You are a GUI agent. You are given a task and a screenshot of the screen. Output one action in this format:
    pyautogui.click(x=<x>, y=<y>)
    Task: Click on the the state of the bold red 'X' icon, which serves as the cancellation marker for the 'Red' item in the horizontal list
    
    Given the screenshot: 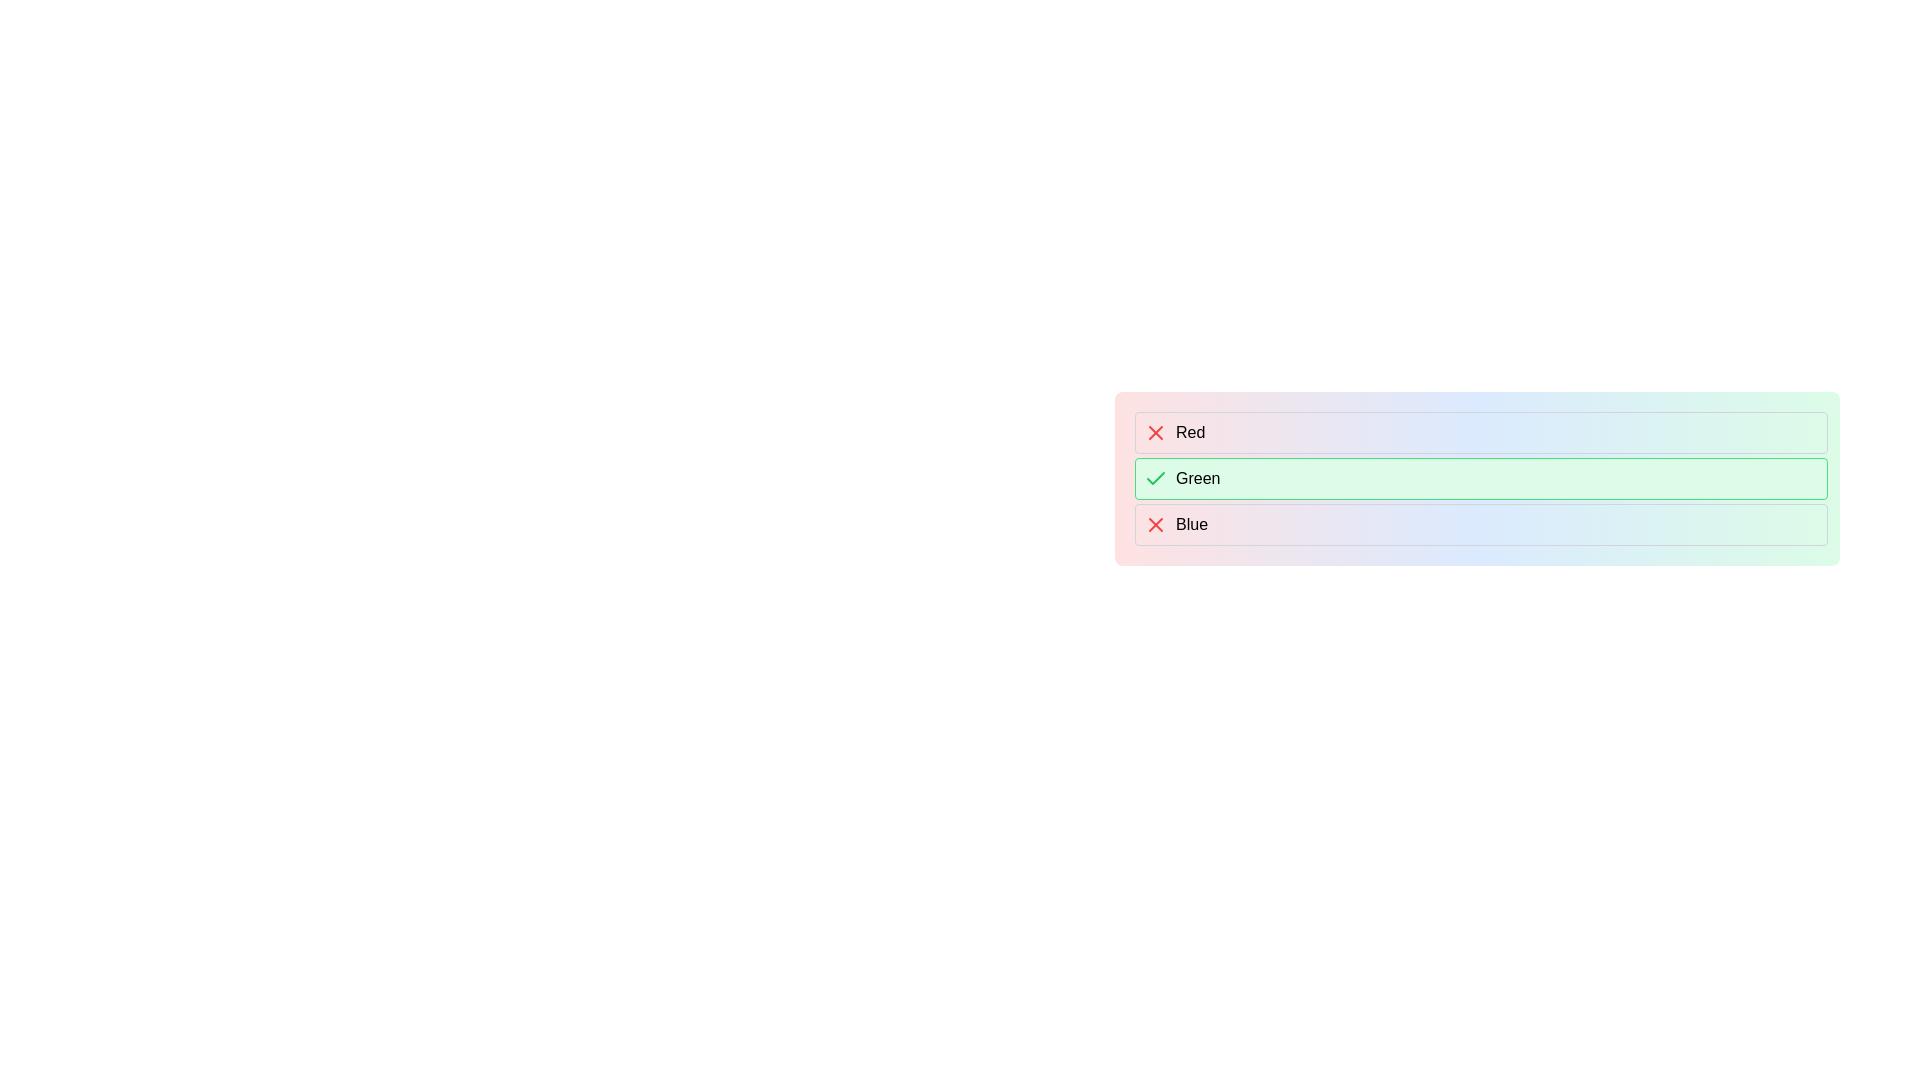 What is the action you would take?
    pyautogui.click(x=1156, y=431)
    